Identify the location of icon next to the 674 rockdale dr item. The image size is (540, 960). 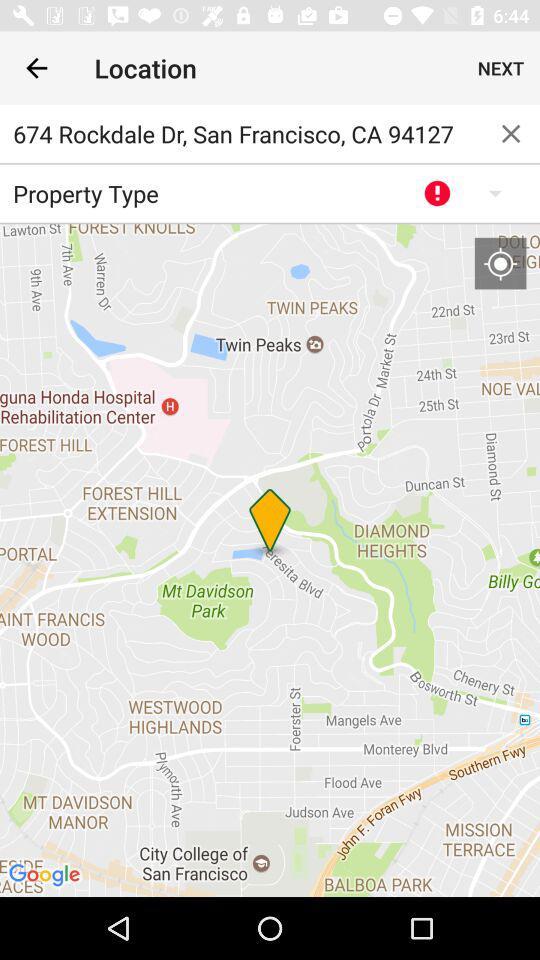
(511, 132).